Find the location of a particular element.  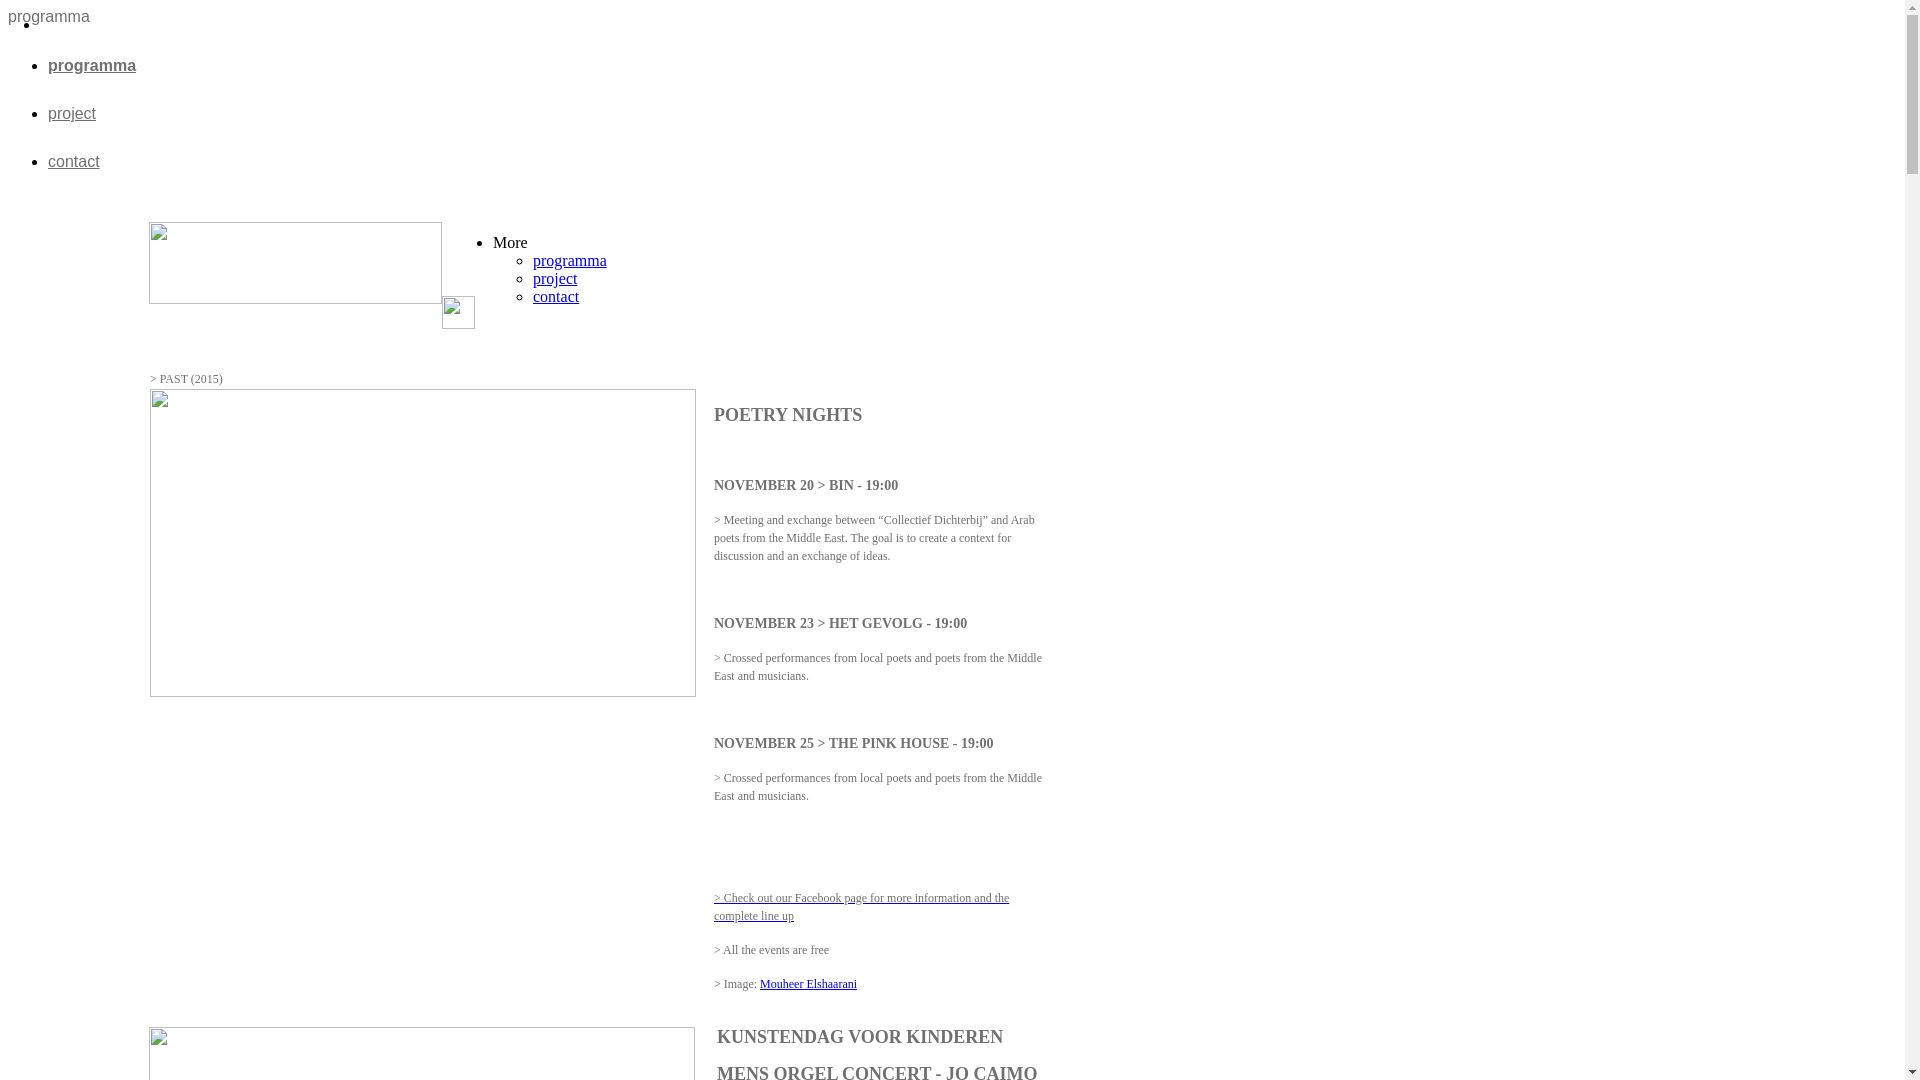

'contact' is located at coordinates (556, 296).